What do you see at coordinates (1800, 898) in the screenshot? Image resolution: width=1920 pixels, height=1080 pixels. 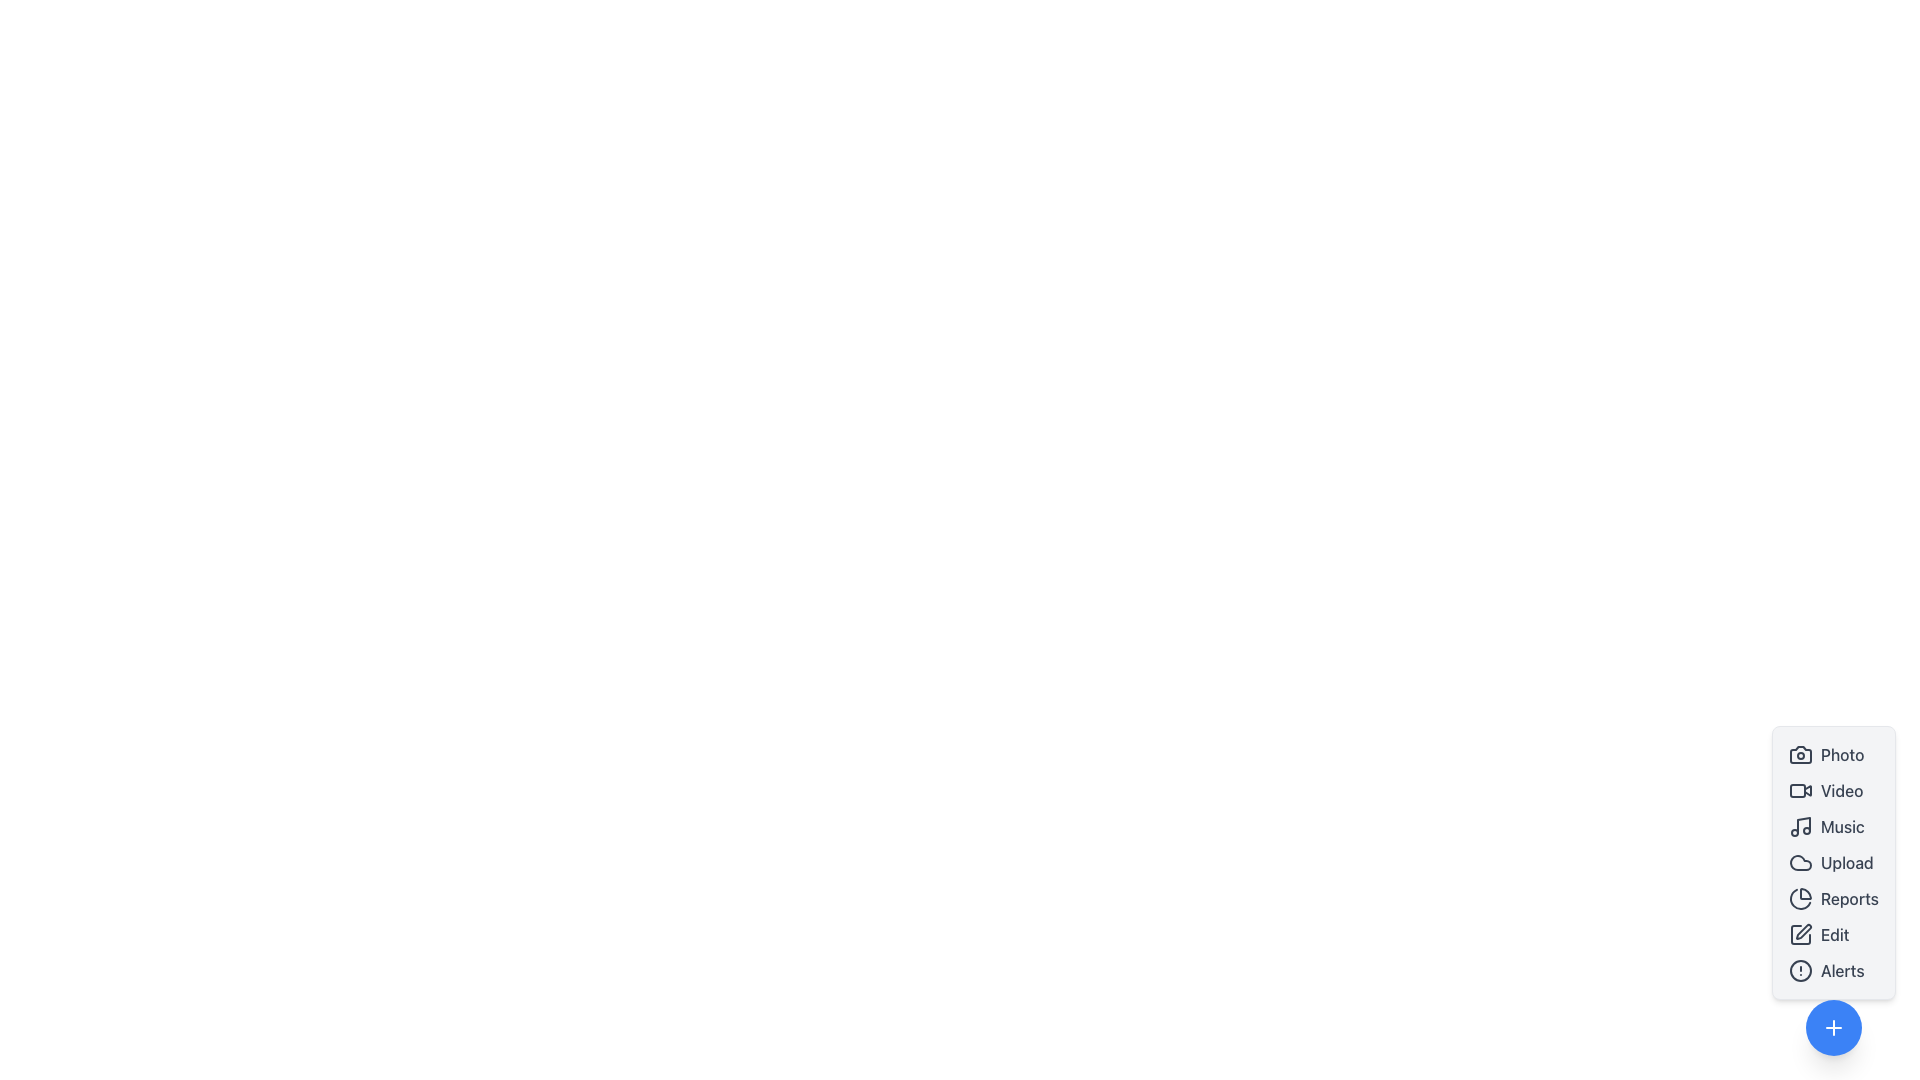 I see `the circular graphical component that represents a pie chart in the vertical menu located at the bottom-right corner of the interface` at bounding box center [1800, 898].